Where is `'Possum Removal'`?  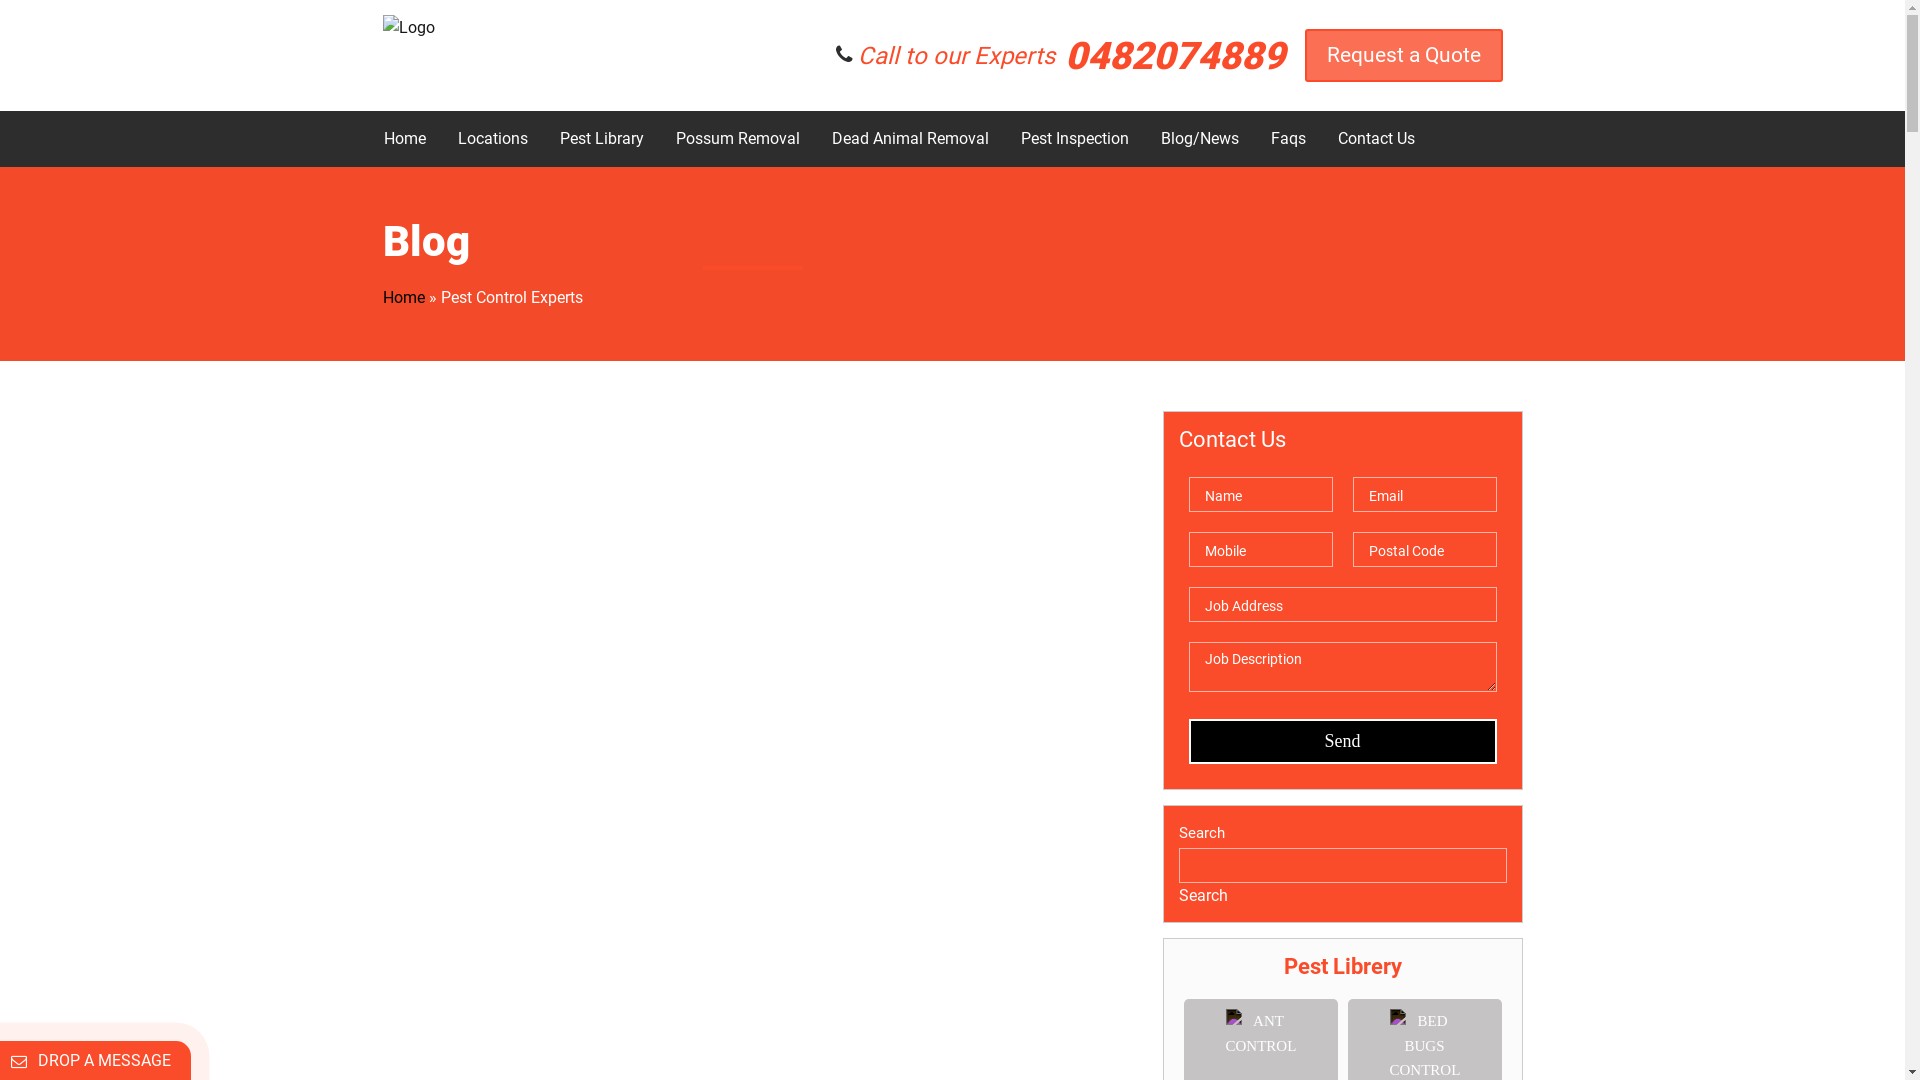 'Possum Removal' is located at coordinates (736, 137).